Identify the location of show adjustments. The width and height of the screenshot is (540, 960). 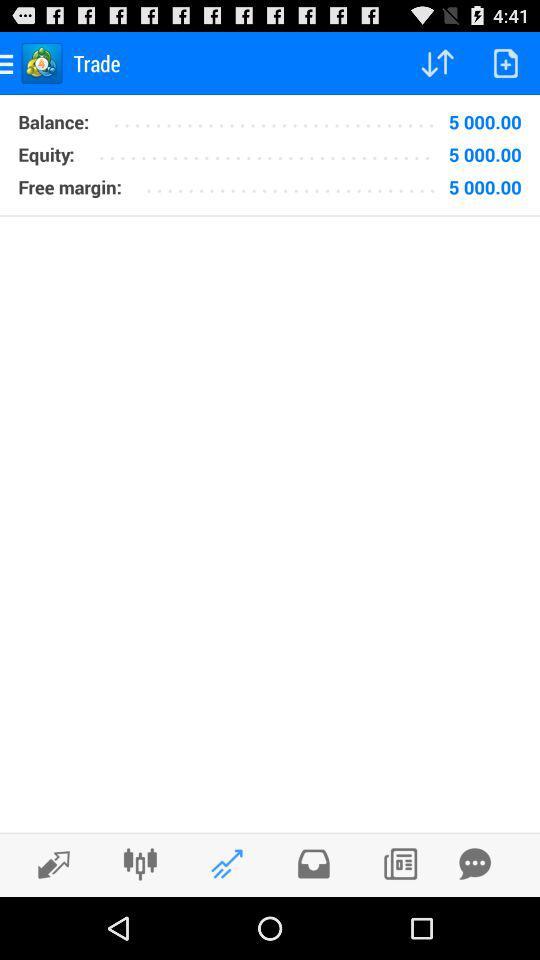
(139, 863).